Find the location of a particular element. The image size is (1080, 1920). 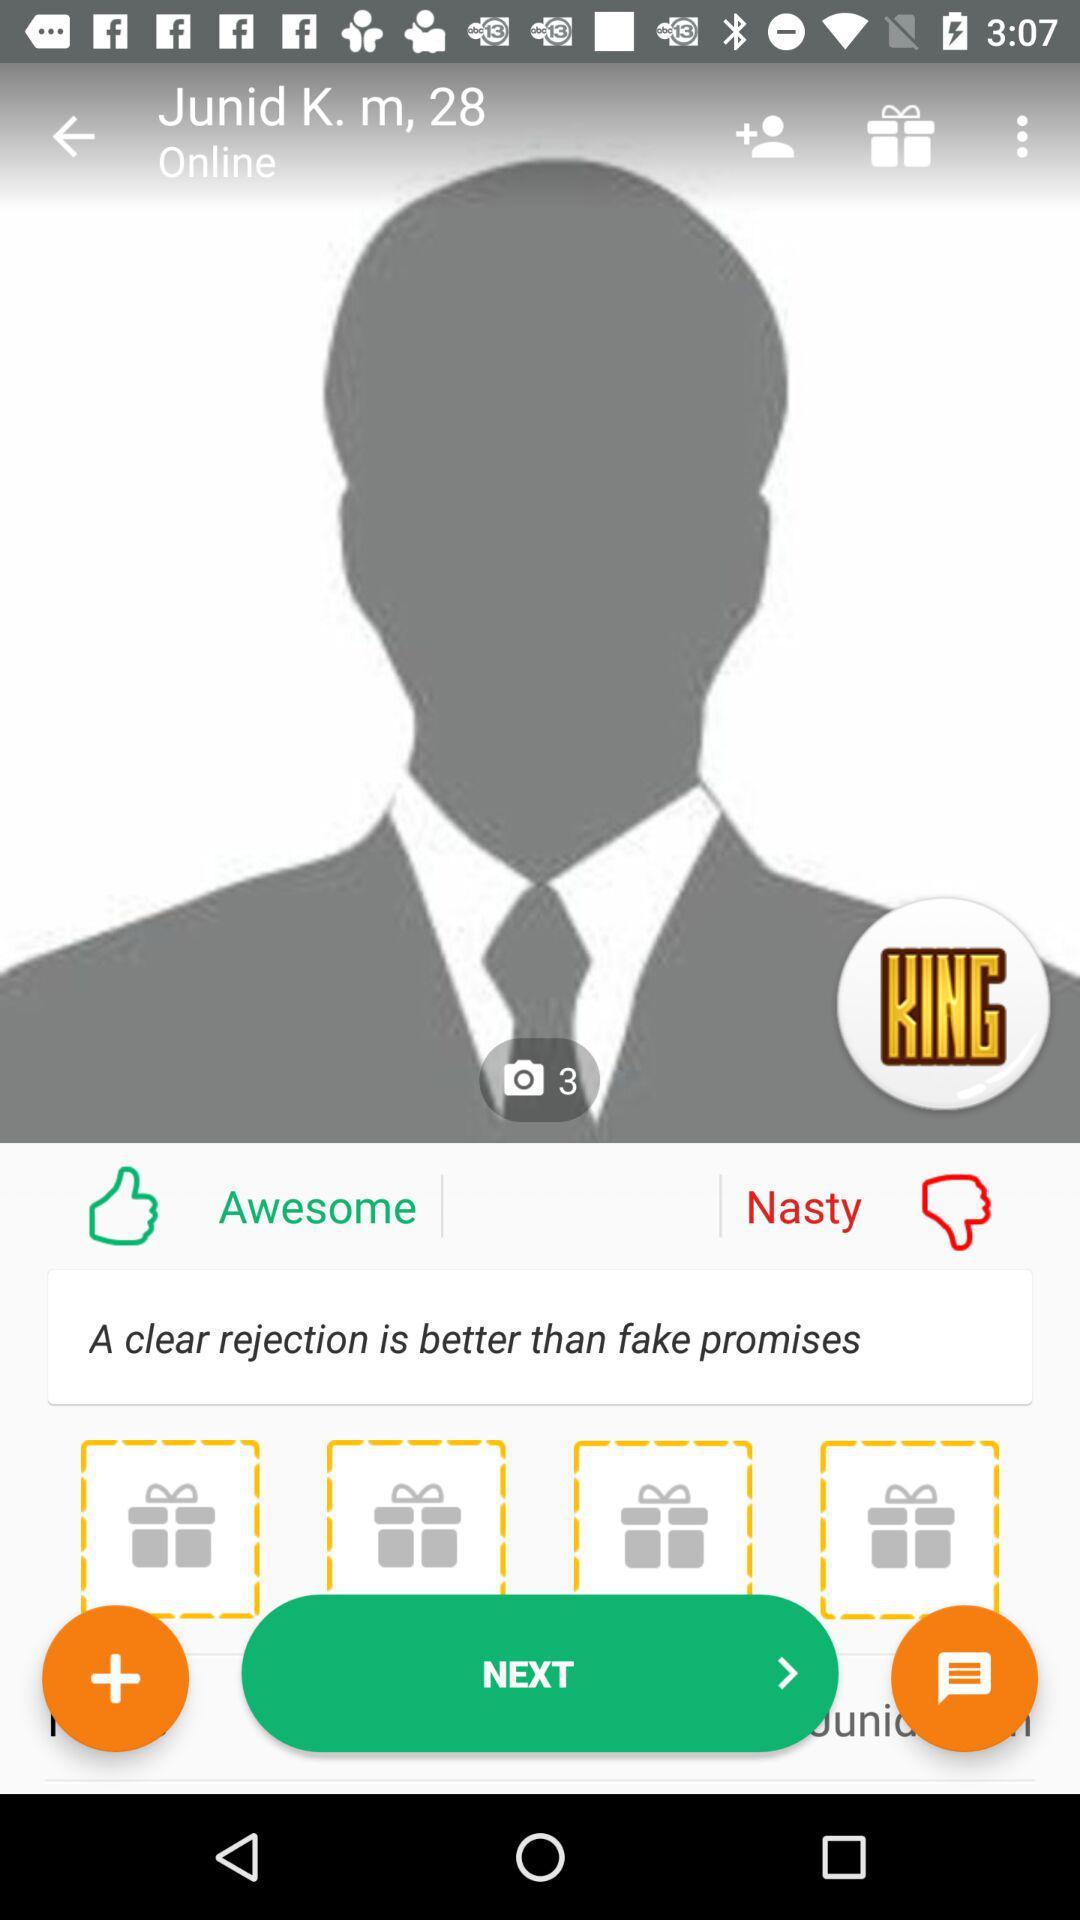

the nasty icon is located at coordinates (898, 1204).